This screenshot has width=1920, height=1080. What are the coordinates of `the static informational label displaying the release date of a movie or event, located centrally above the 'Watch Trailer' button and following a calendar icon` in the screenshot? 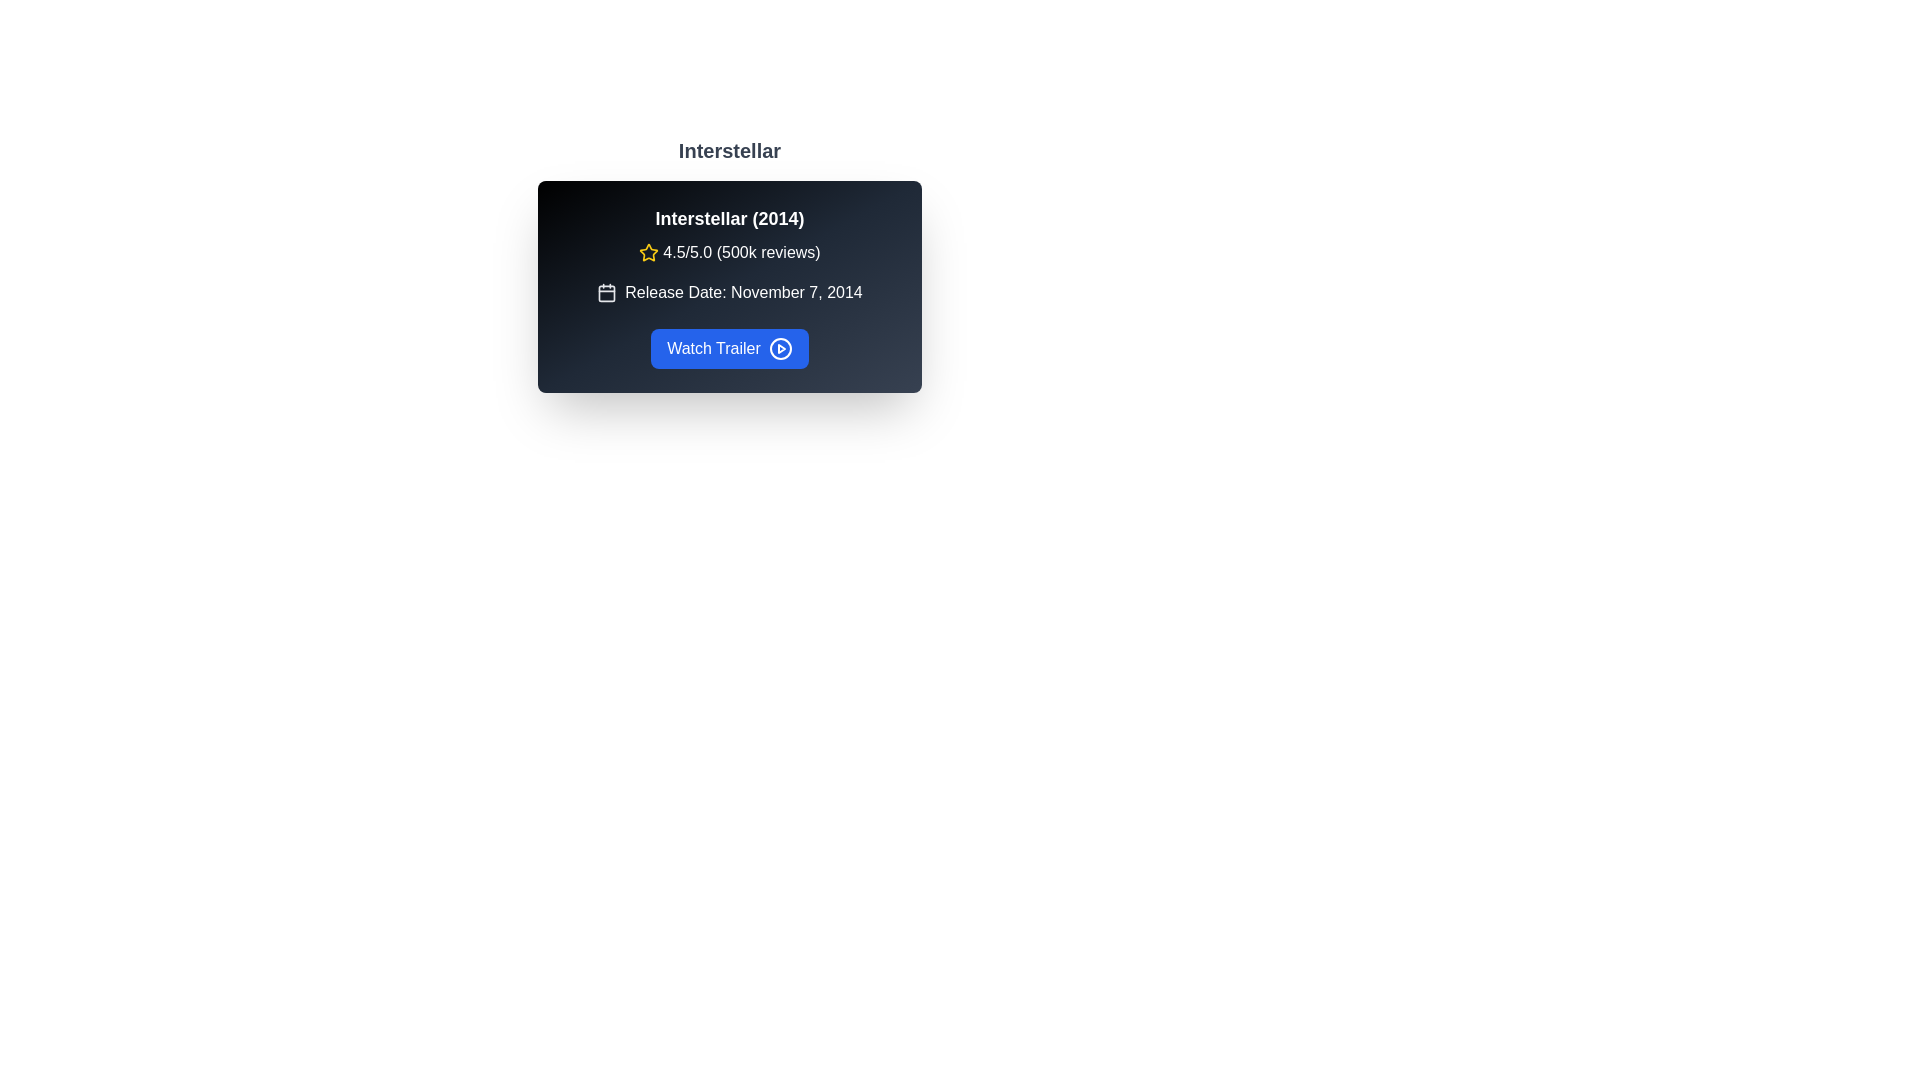 It's located at (743, 293).